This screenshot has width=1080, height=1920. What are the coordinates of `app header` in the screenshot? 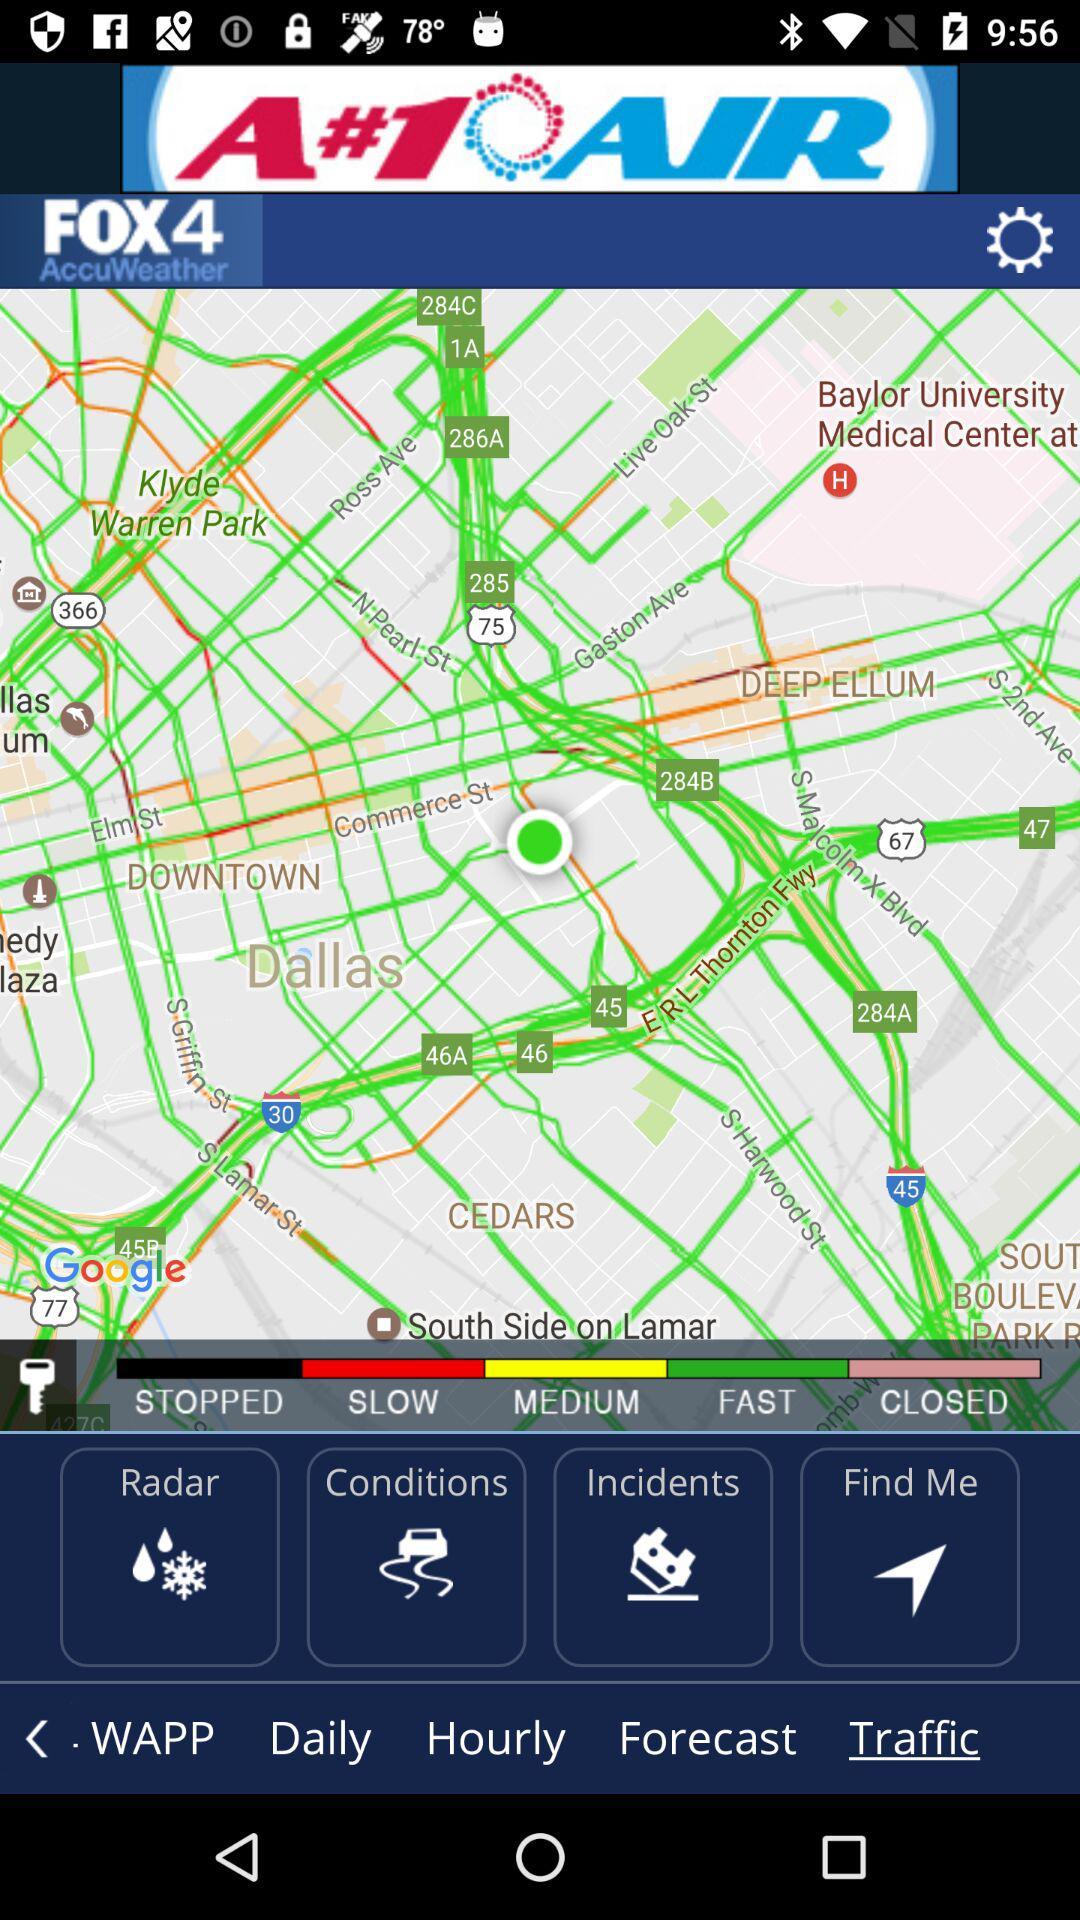 It's located at (131, 240).